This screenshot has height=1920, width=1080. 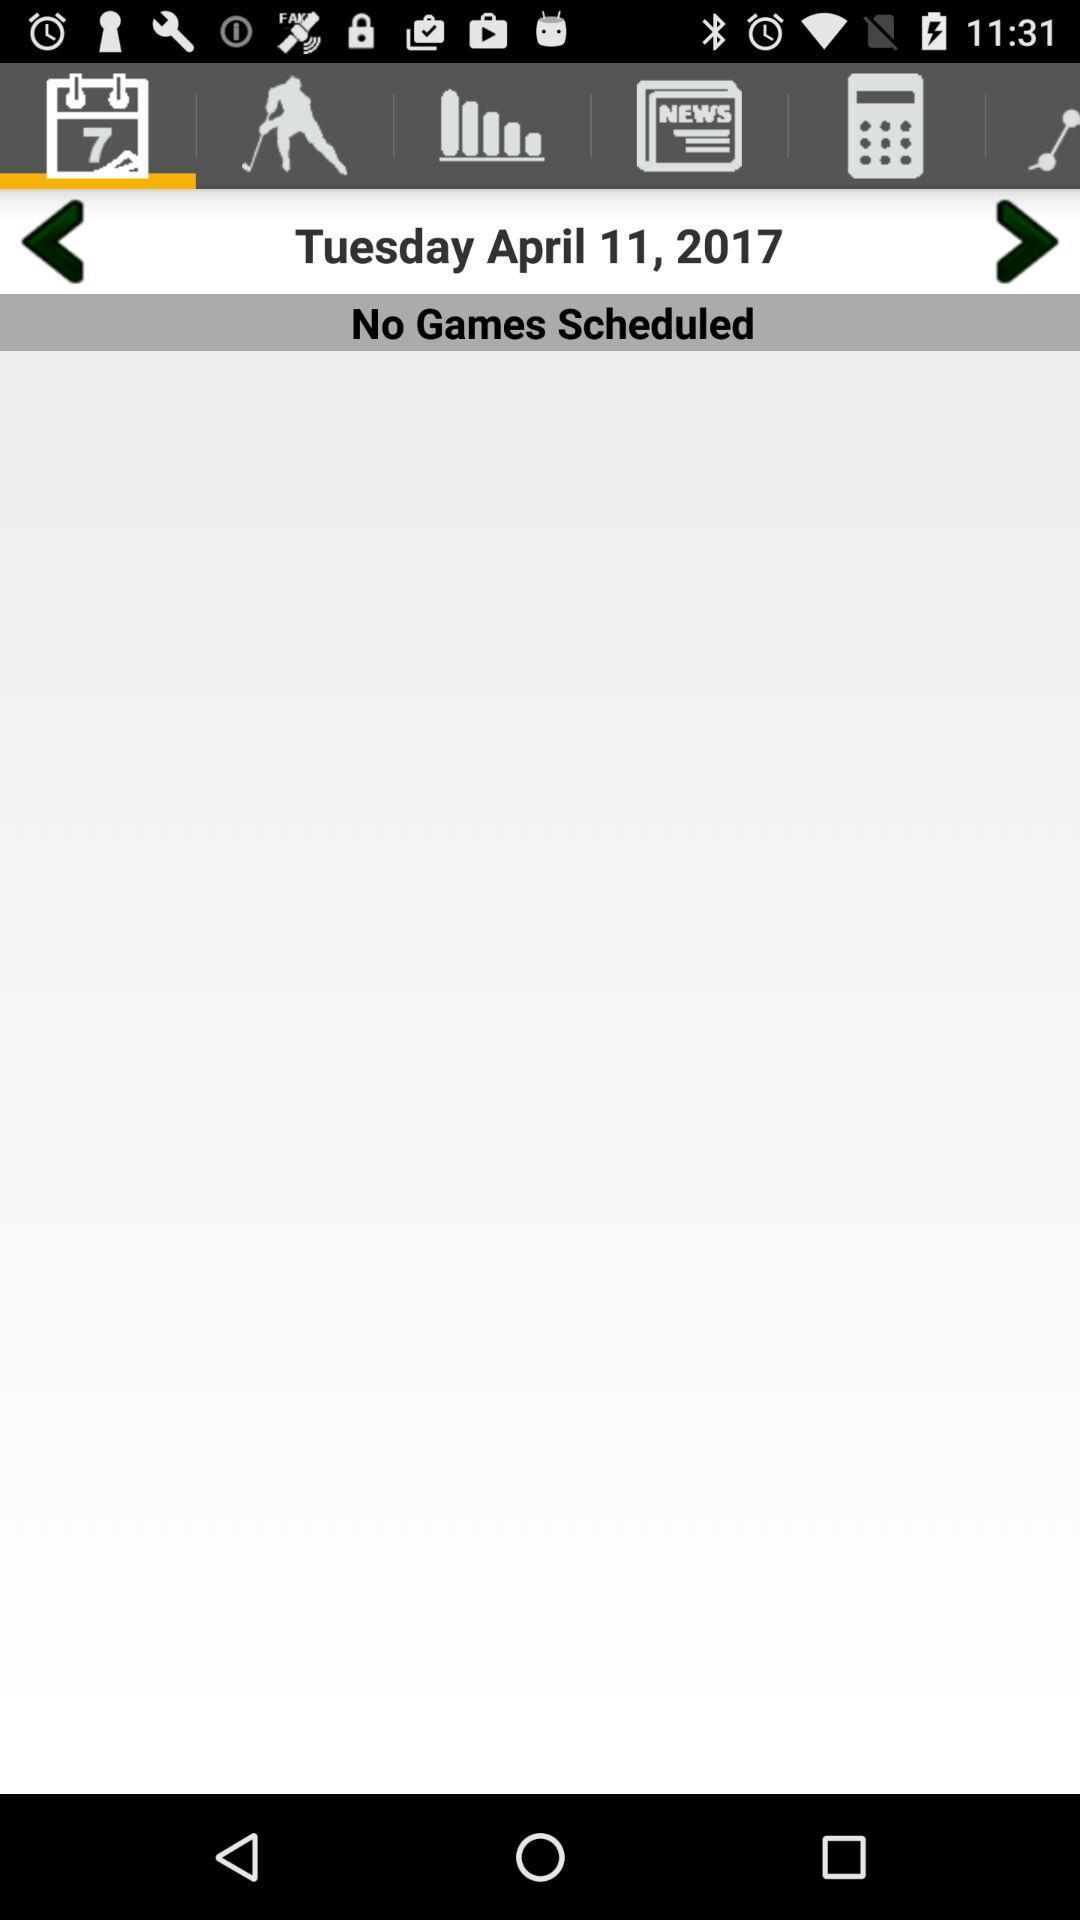 What do you see at coordinates (538, 243) in the screenshot?
I see `the tuesday april 11` at bounding box center [538, 243].